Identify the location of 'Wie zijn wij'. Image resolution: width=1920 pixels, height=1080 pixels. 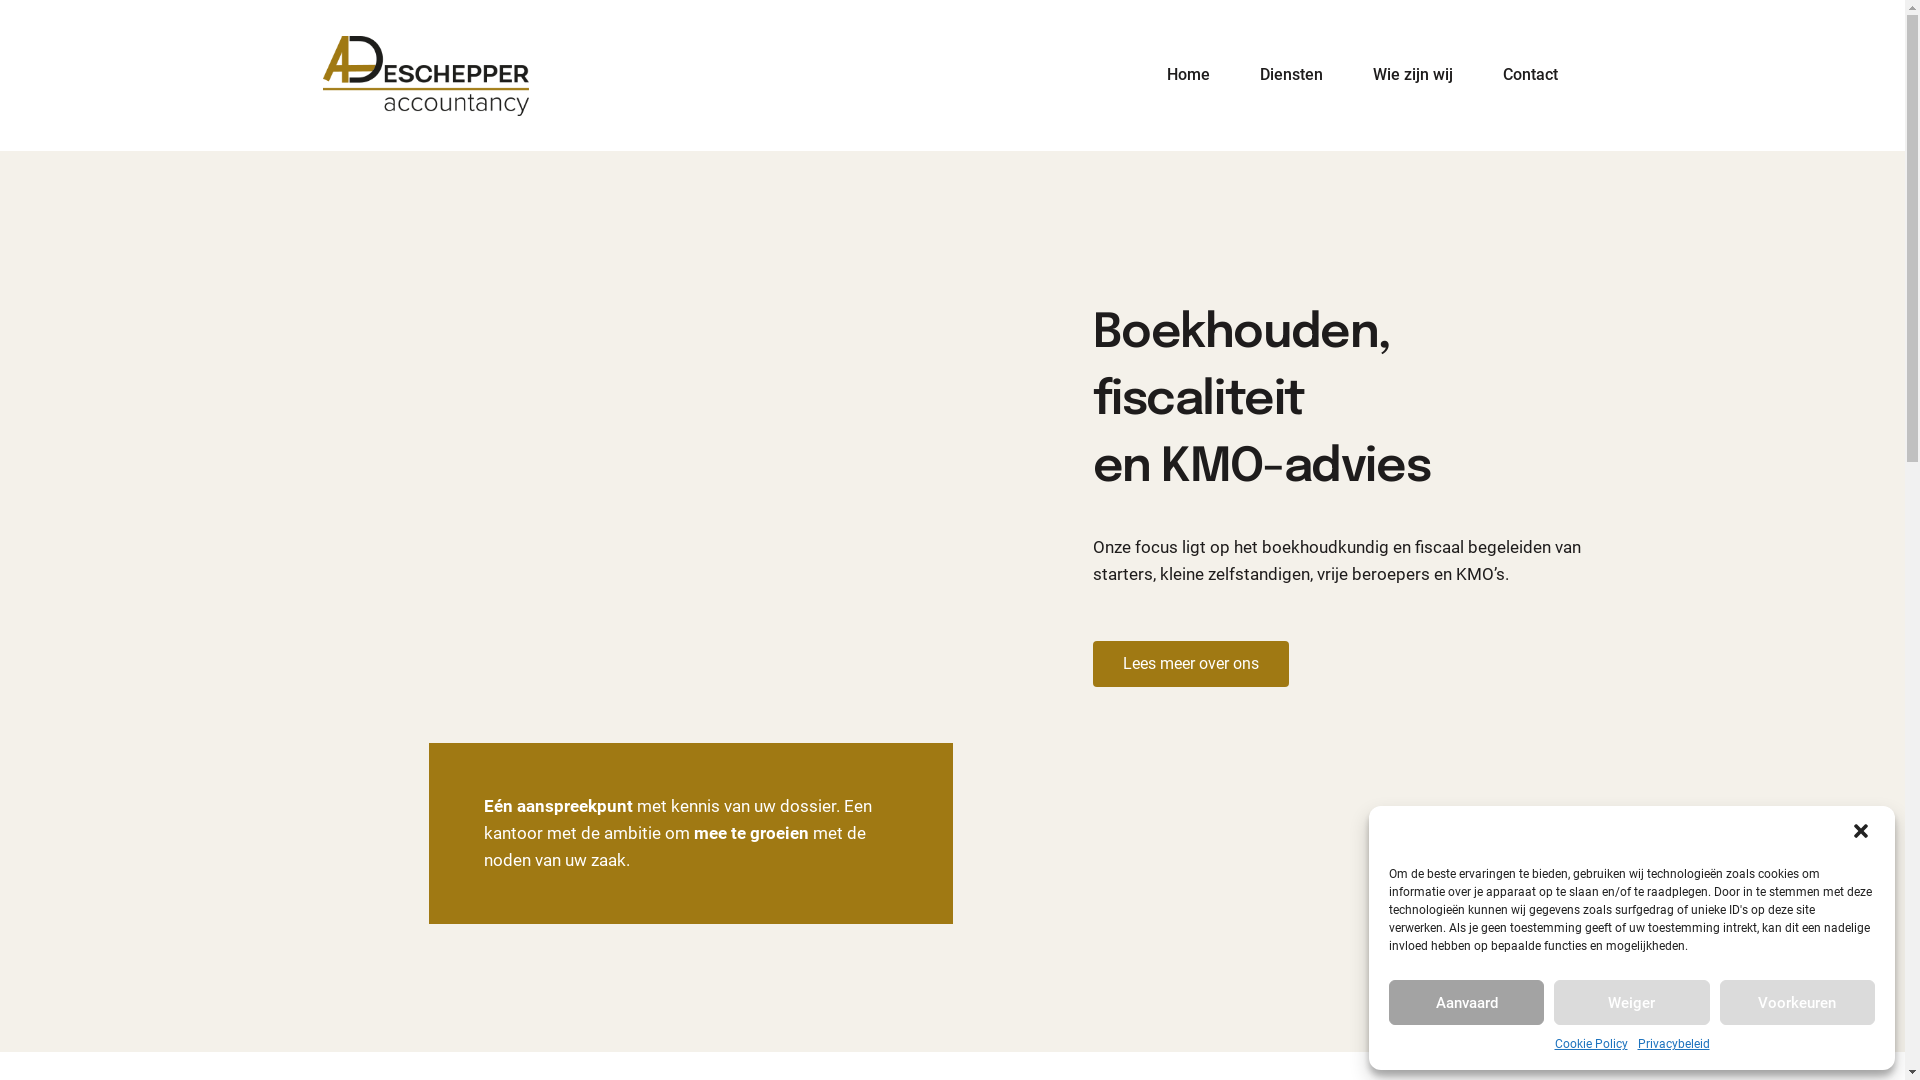
(1348, 74).